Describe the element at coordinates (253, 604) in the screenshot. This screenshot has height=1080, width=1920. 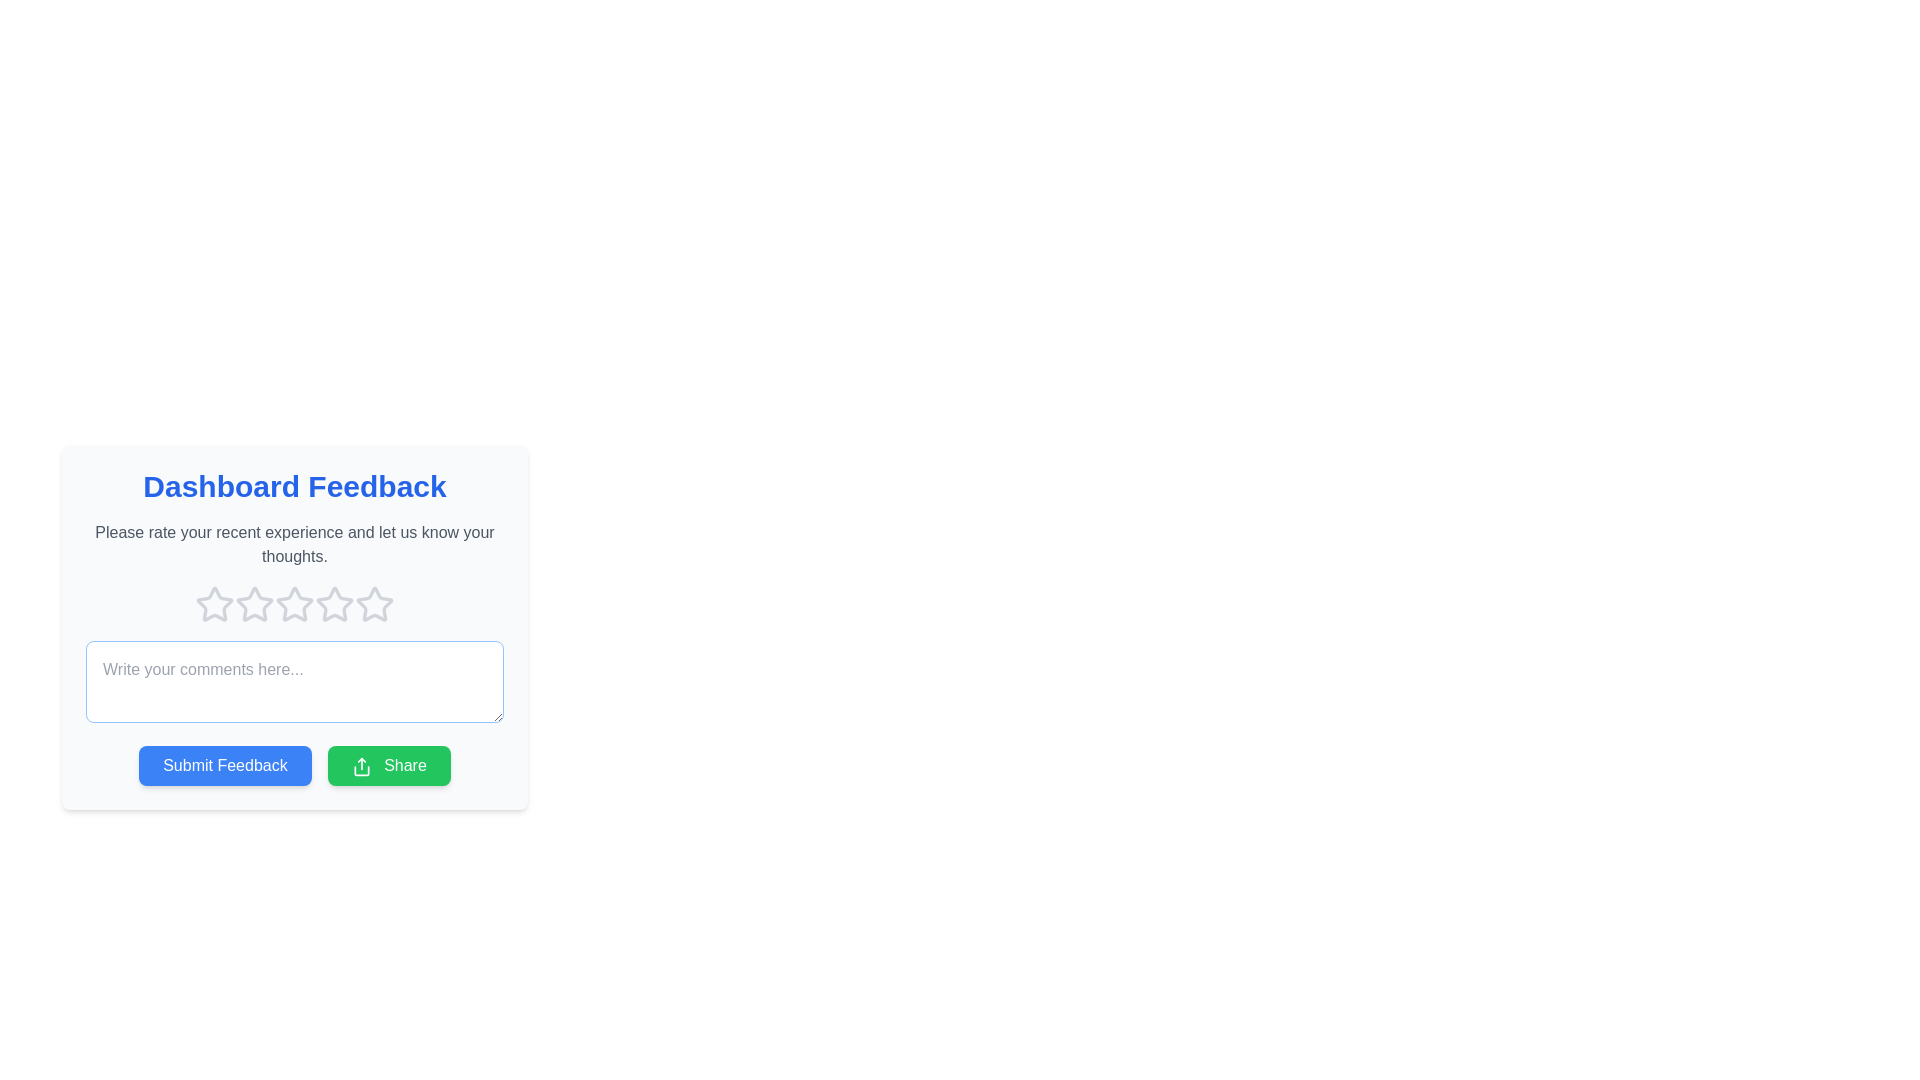
I see `the third gray star icon in the horizontal arrangement of five stars under the 'Dashboard Feedback' header` at that location.